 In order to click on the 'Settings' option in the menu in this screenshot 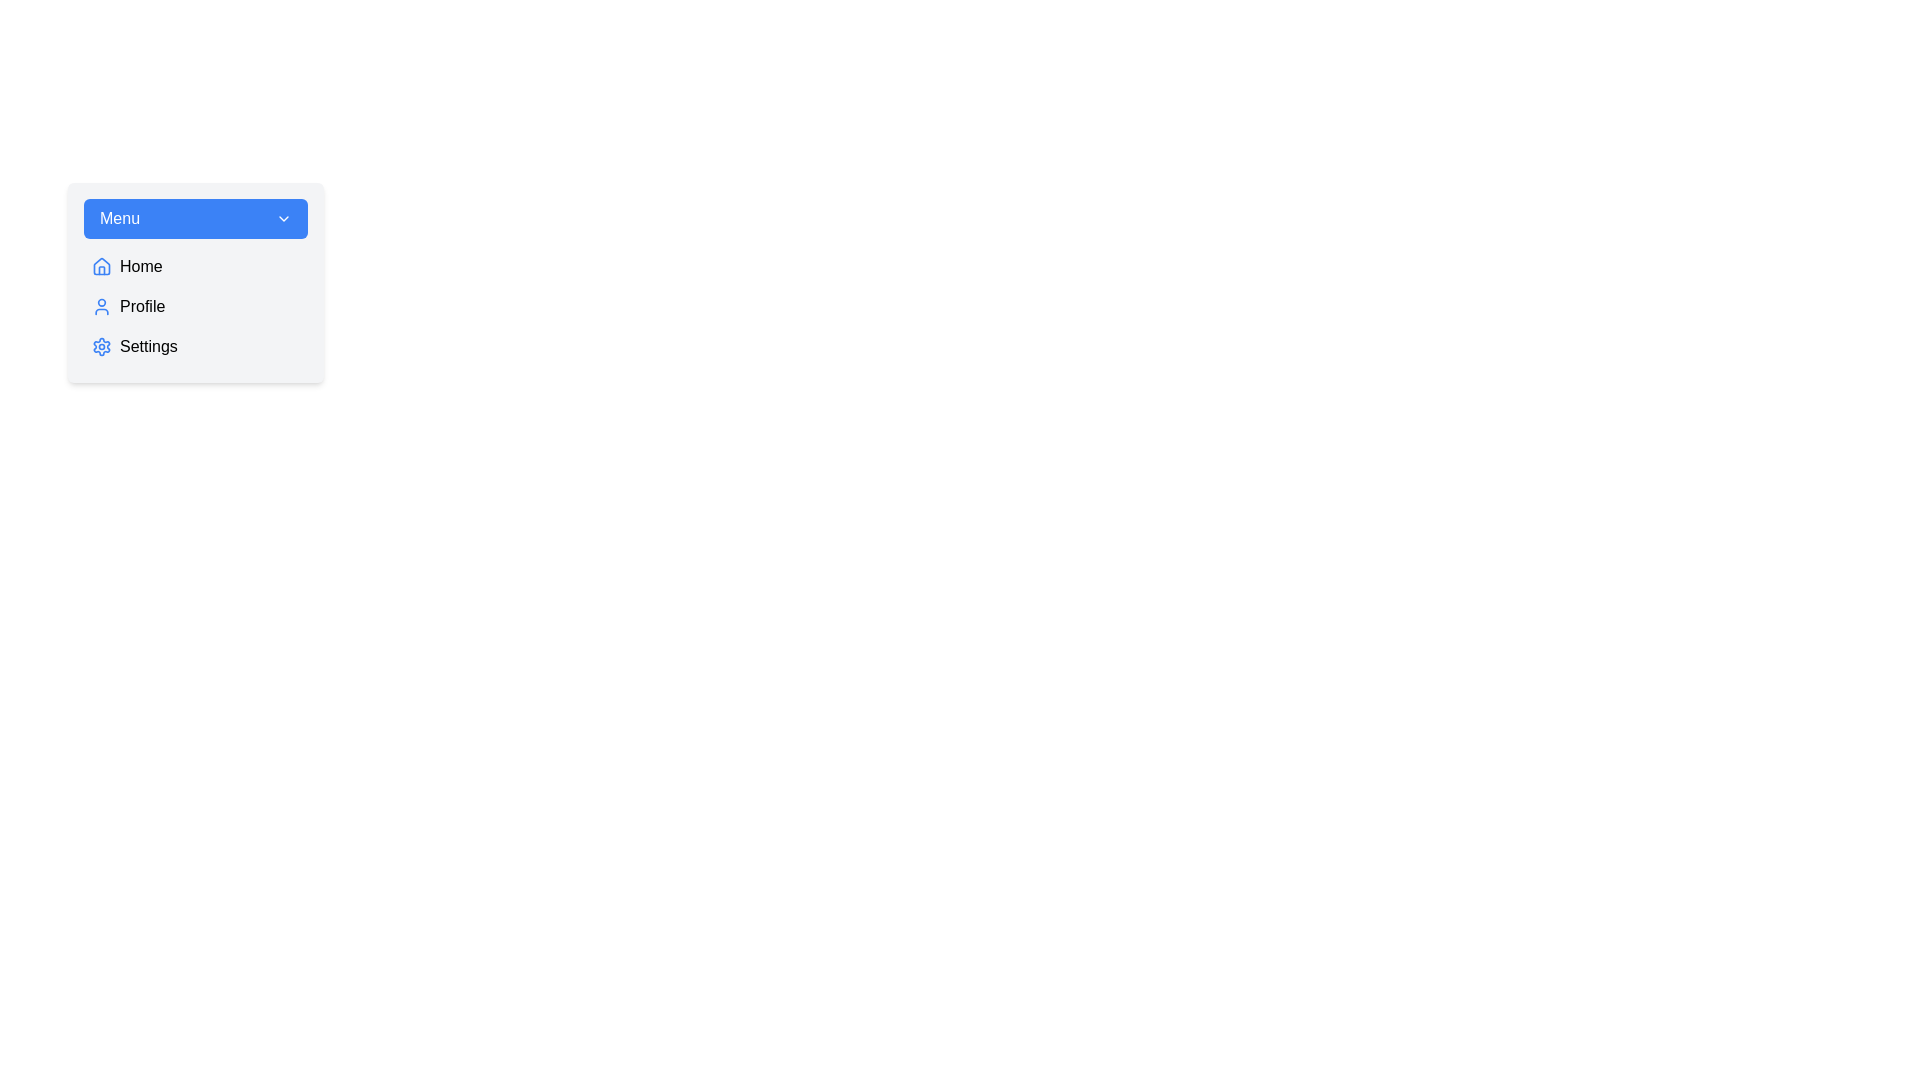, I will do `click(196, 346)`.